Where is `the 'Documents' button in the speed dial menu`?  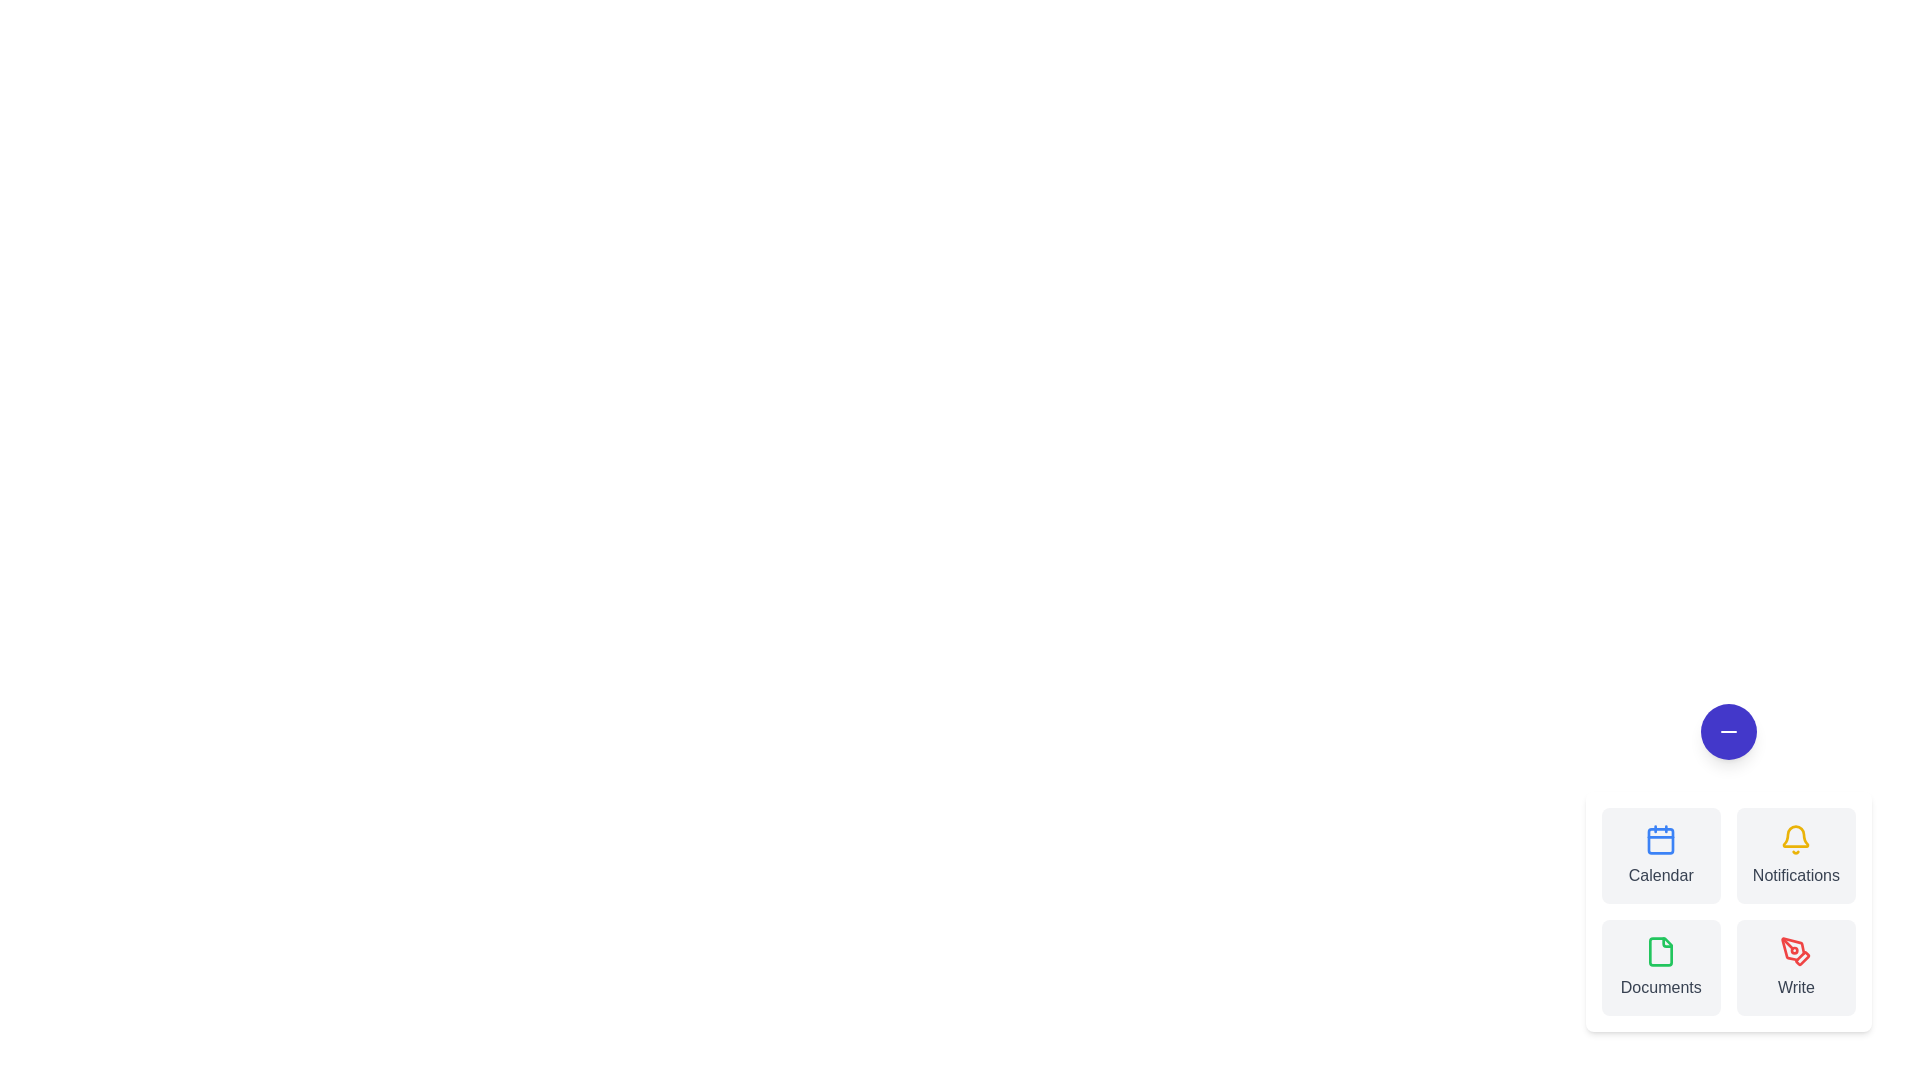 the 'Documents' button in the speed dial menu is located at coordinates (1661, 967).